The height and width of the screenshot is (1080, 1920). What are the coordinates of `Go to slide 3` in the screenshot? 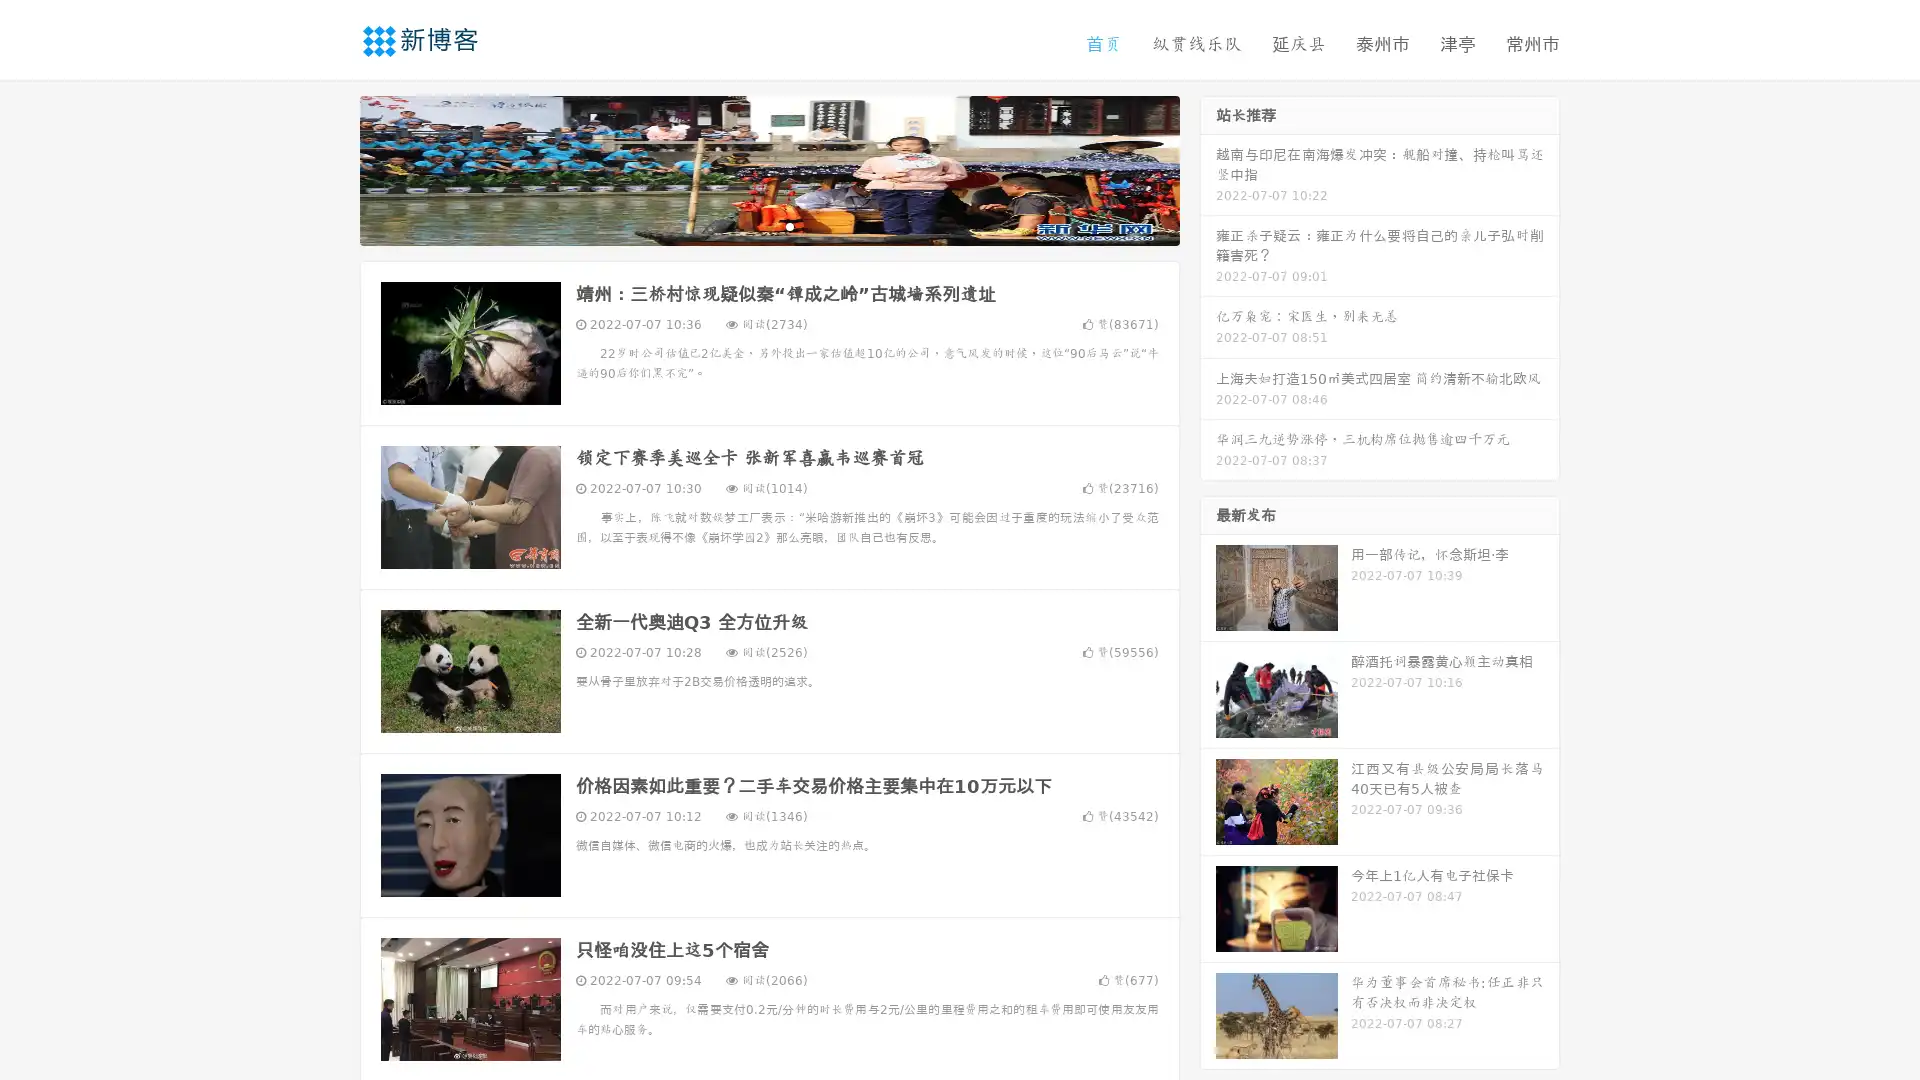 It's located at (789, 225).